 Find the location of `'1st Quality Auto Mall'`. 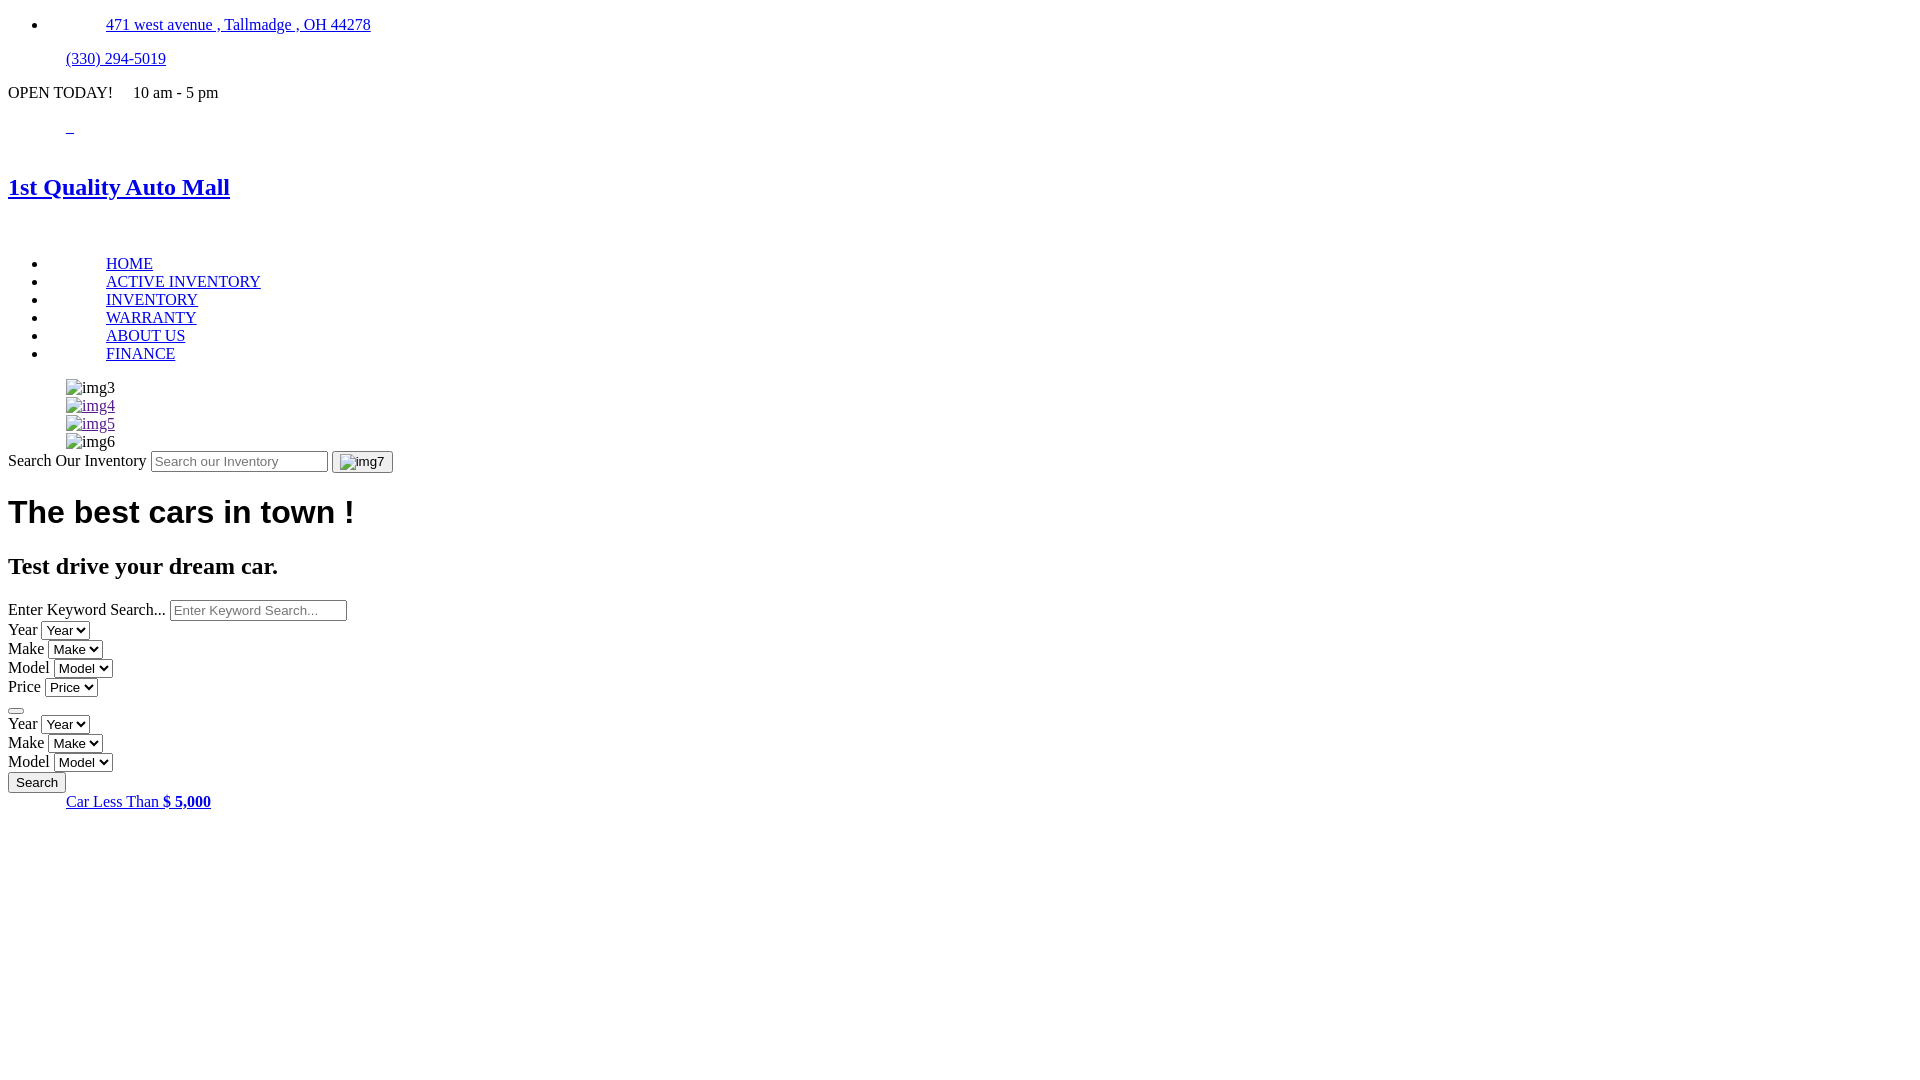

'1st Quality Auto Mall' is located at coordinates (960, 186).